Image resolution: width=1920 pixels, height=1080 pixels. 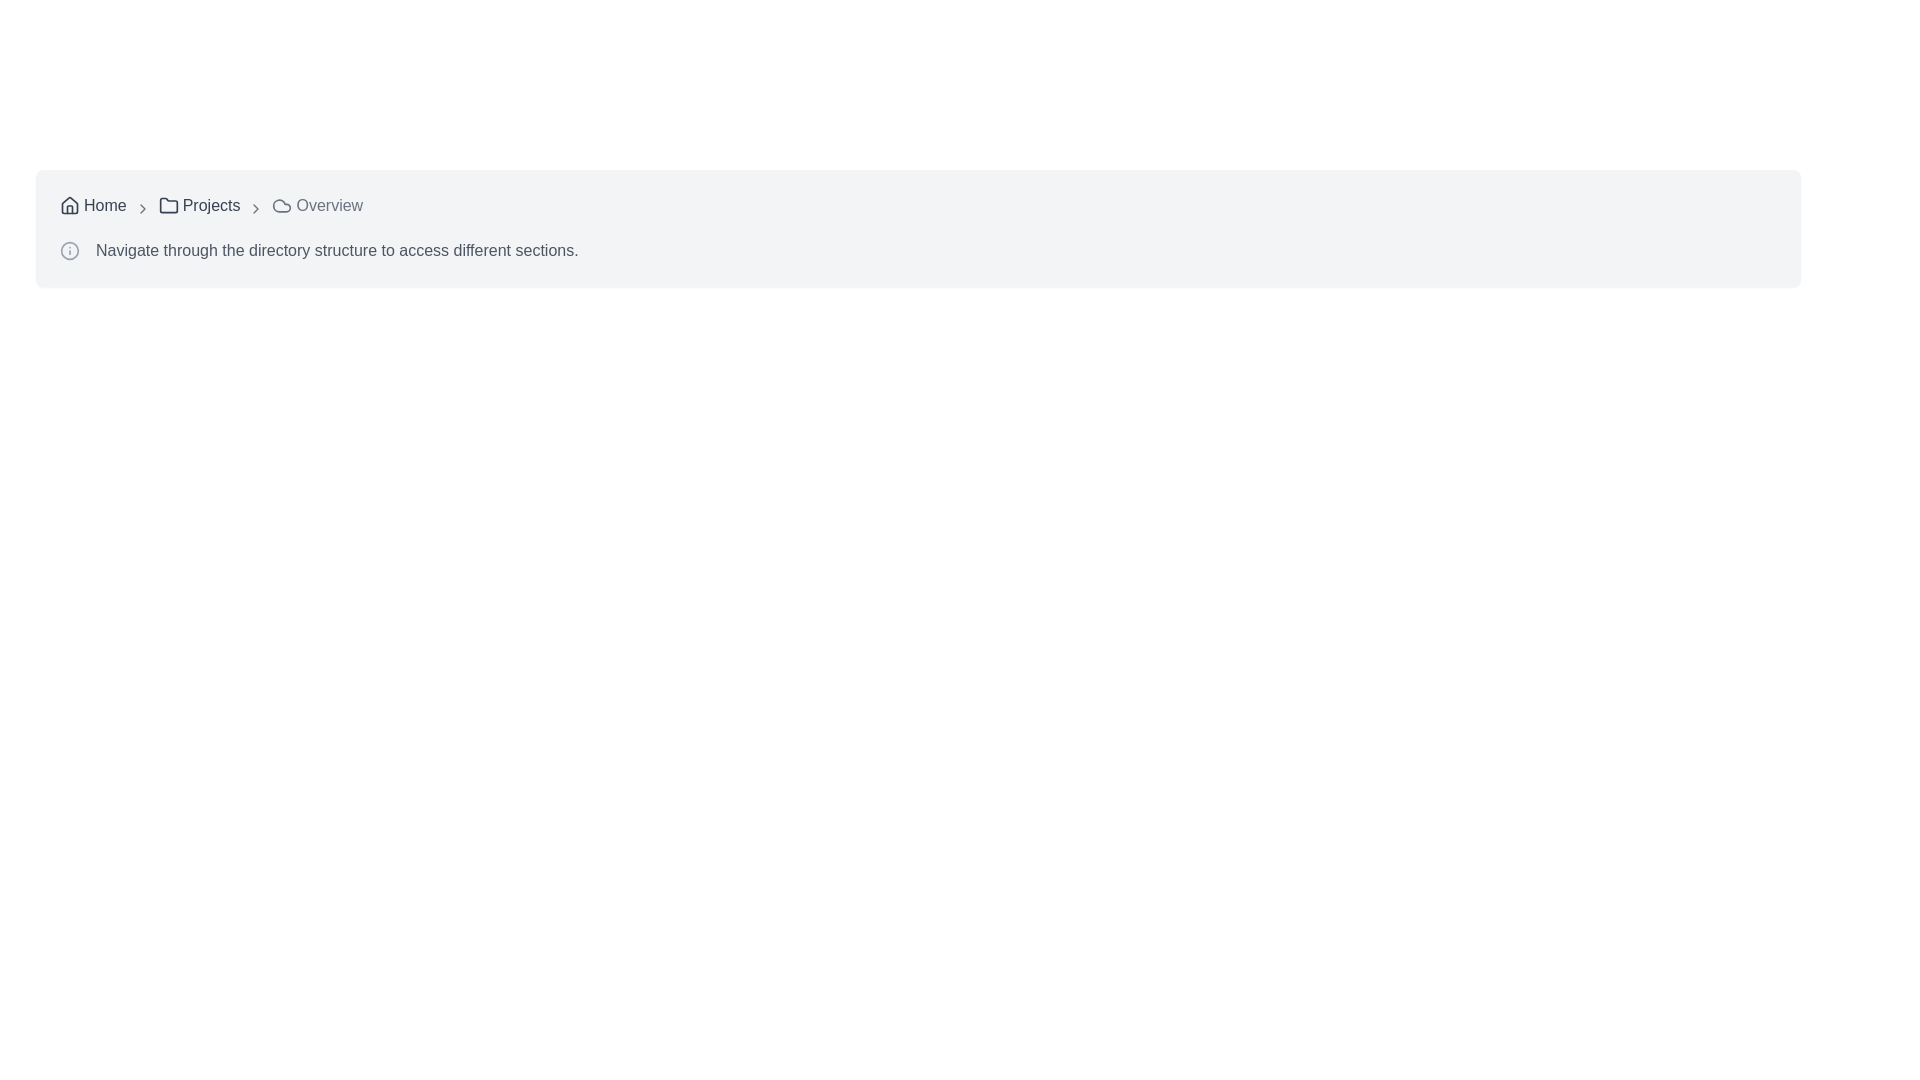 What do you see at coordinates (141, 208) in the screenshot?
I see `the second icon in the breadcrumb navigation that visually indicates hierarchy, placed between 'Home' and 'Projects'` at bounding box center [141, 208].